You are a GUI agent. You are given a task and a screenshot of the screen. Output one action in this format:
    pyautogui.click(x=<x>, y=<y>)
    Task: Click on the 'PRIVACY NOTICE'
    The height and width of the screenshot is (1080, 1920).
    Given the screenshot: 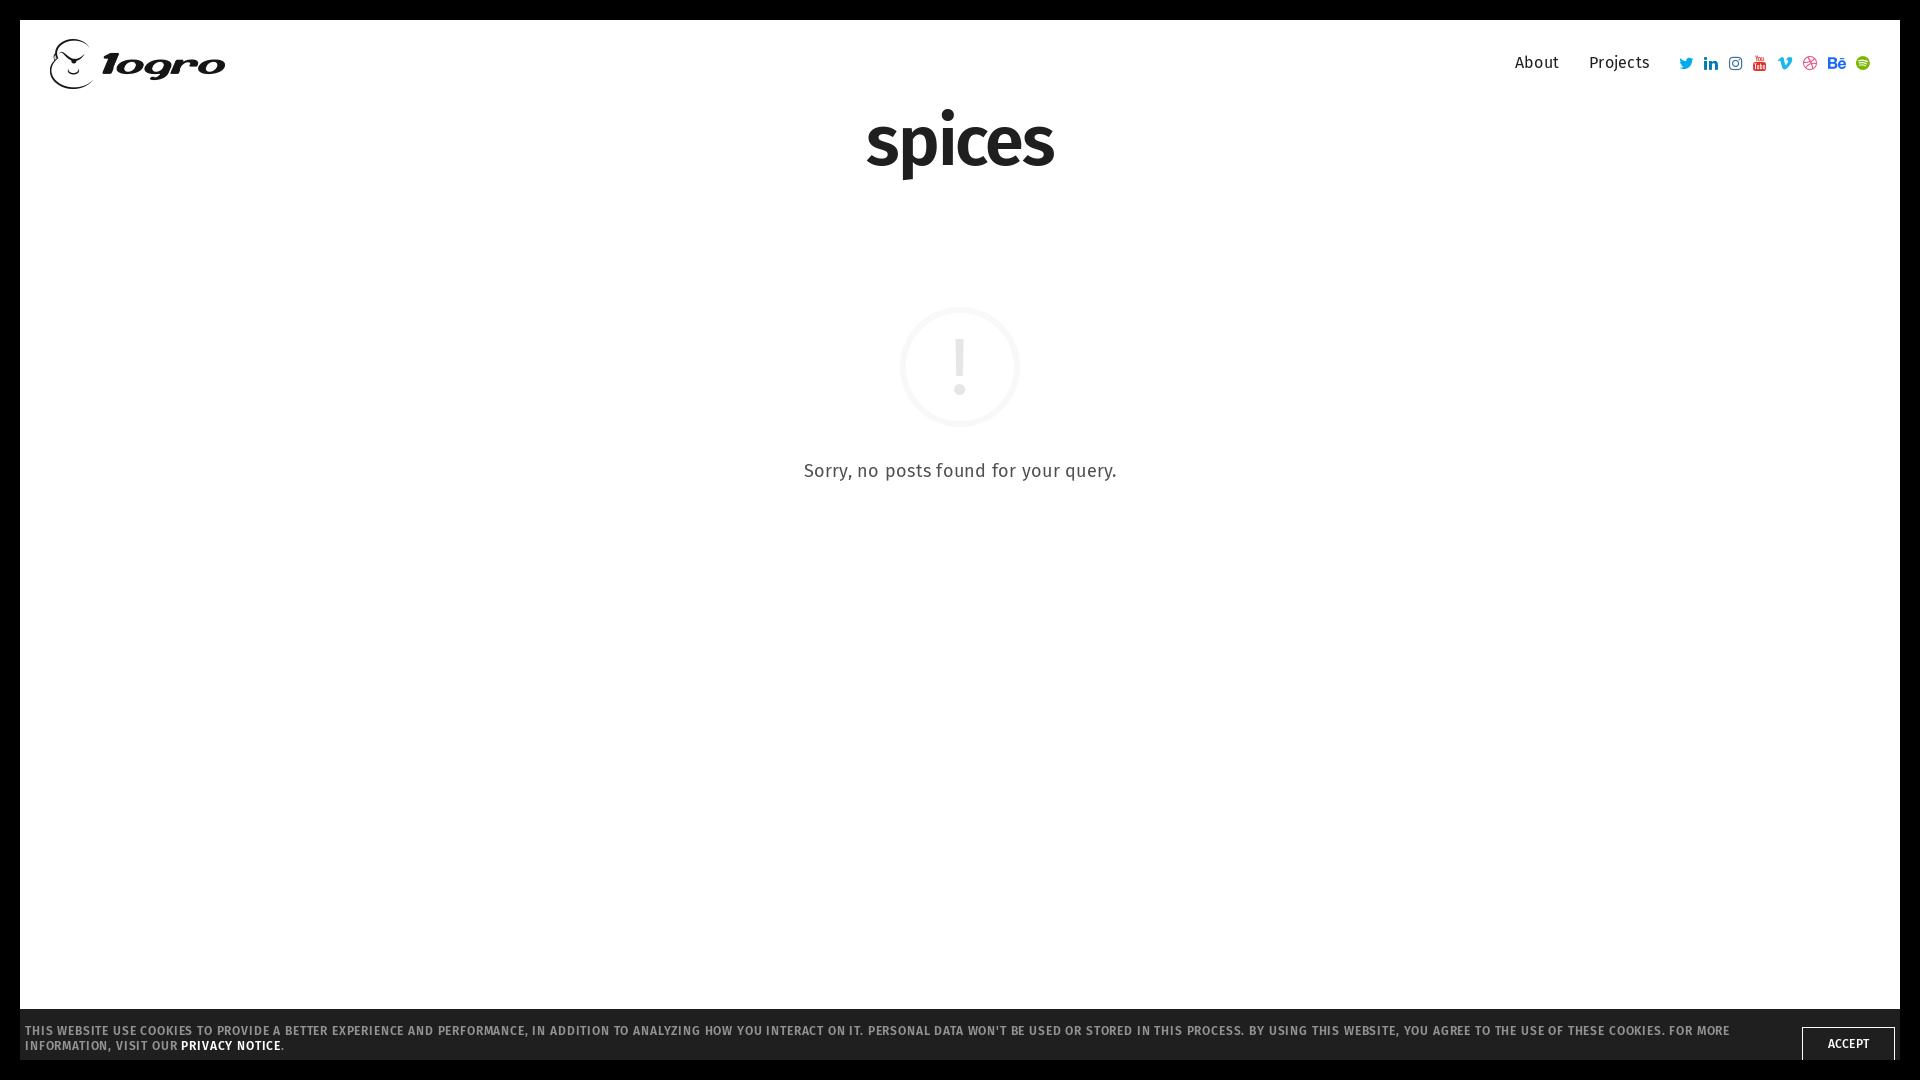 What is the action you would take?
    pyautogui.click(x=230, y=1044)
    